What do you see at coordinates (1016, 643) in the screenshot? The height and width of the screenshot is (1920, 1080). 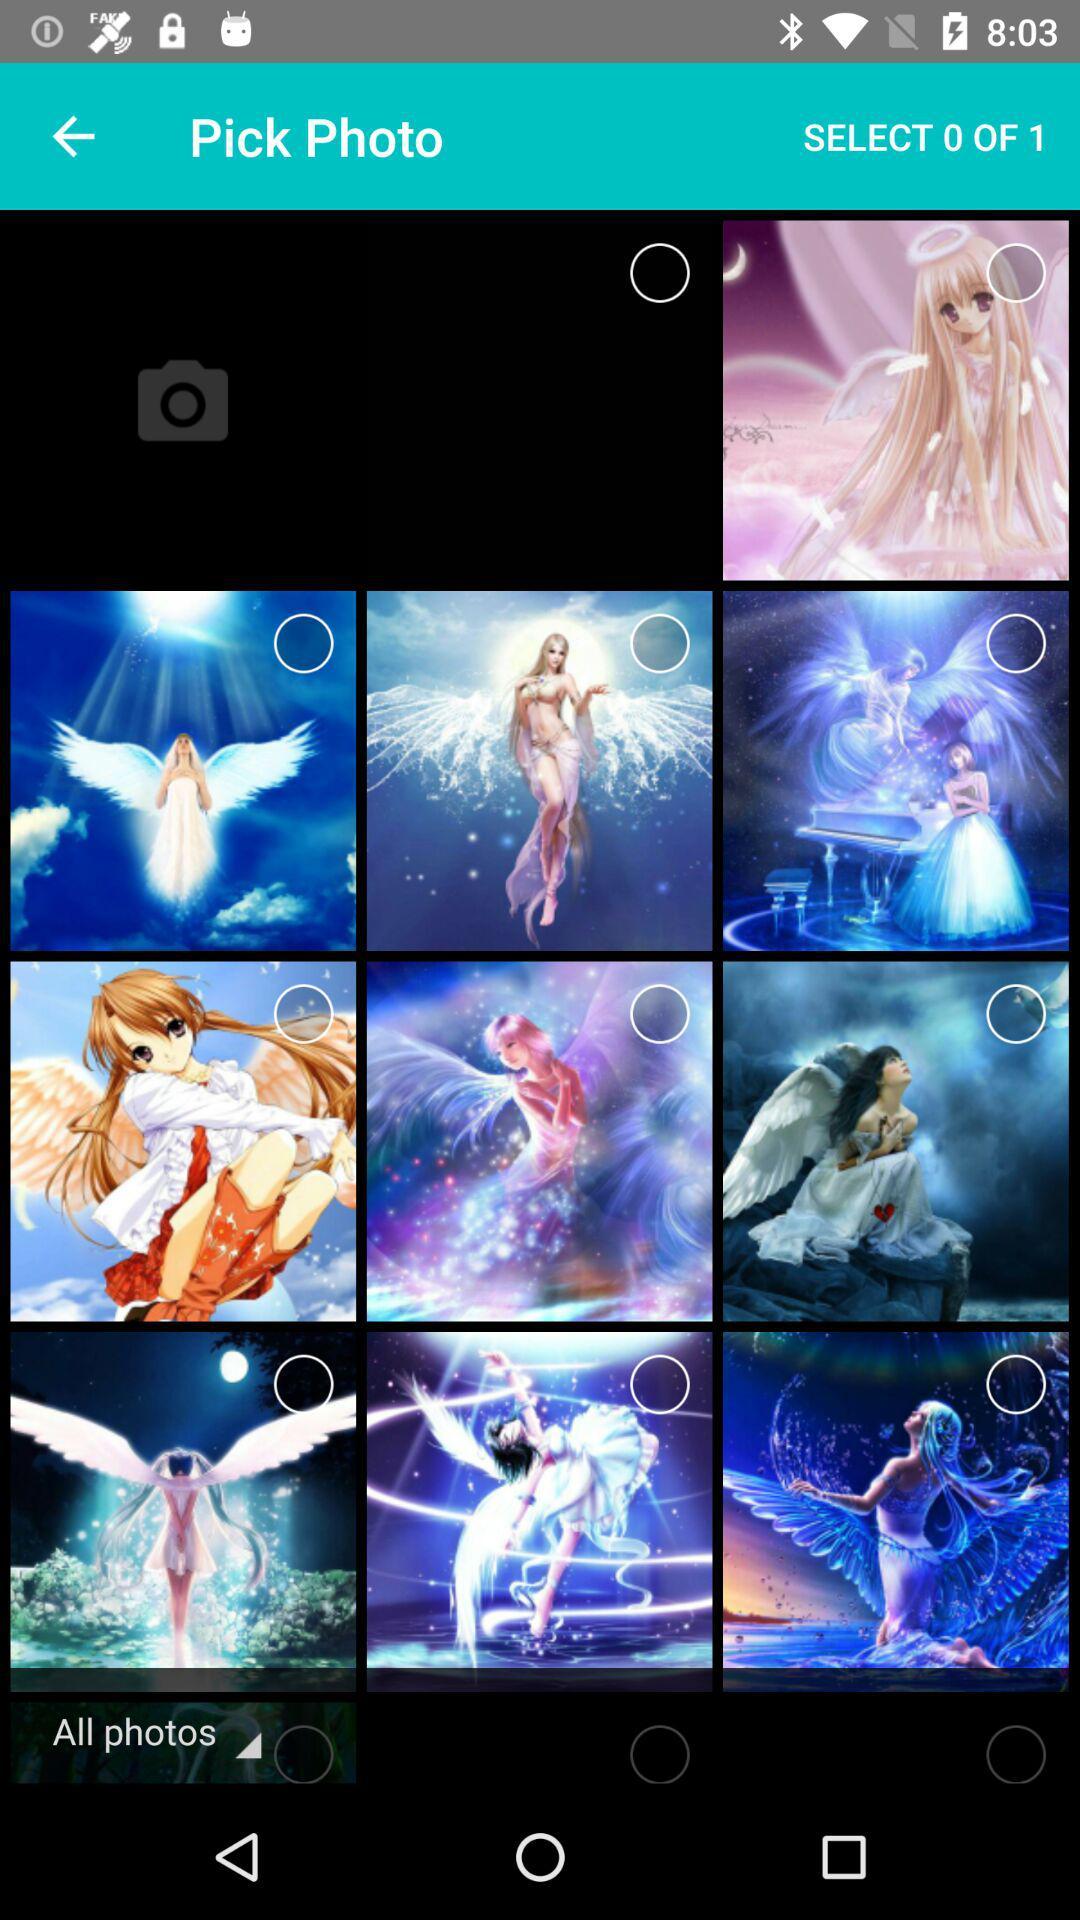 I see `image` at bounding box center [1016, 643].